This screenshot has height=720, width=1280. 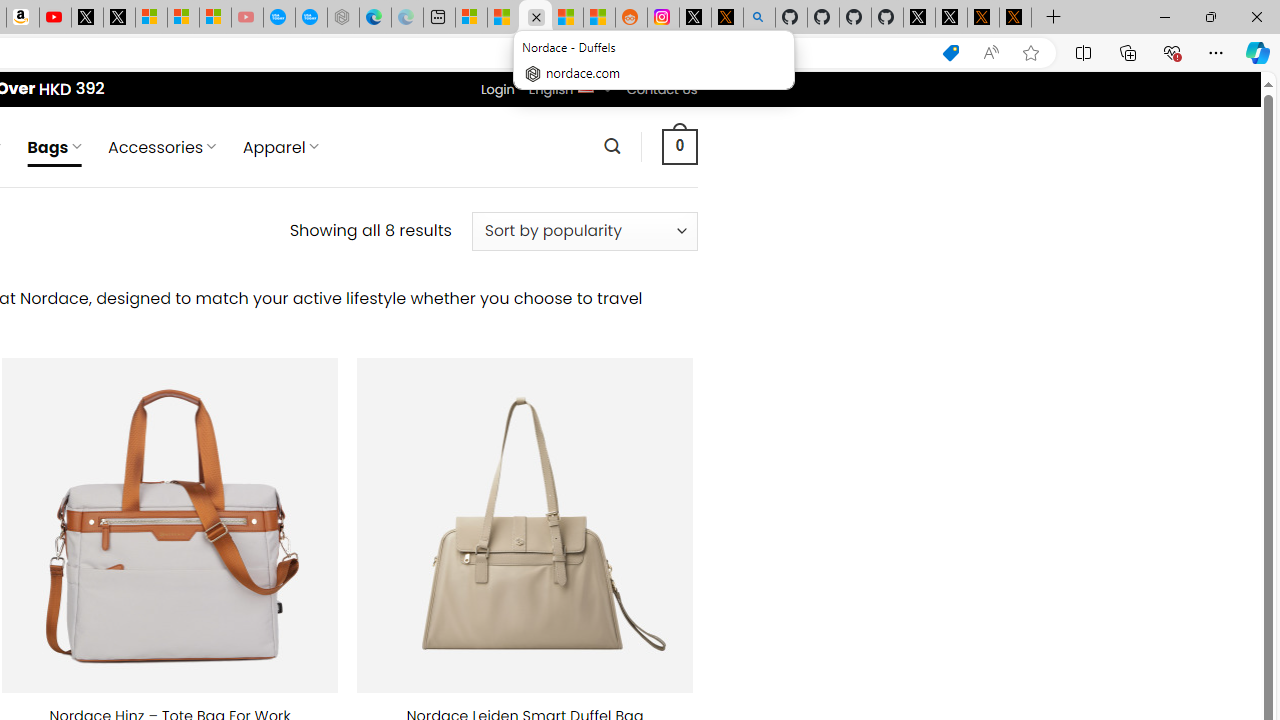 I want to click on 'Shop order', so click(x=583, y=230).